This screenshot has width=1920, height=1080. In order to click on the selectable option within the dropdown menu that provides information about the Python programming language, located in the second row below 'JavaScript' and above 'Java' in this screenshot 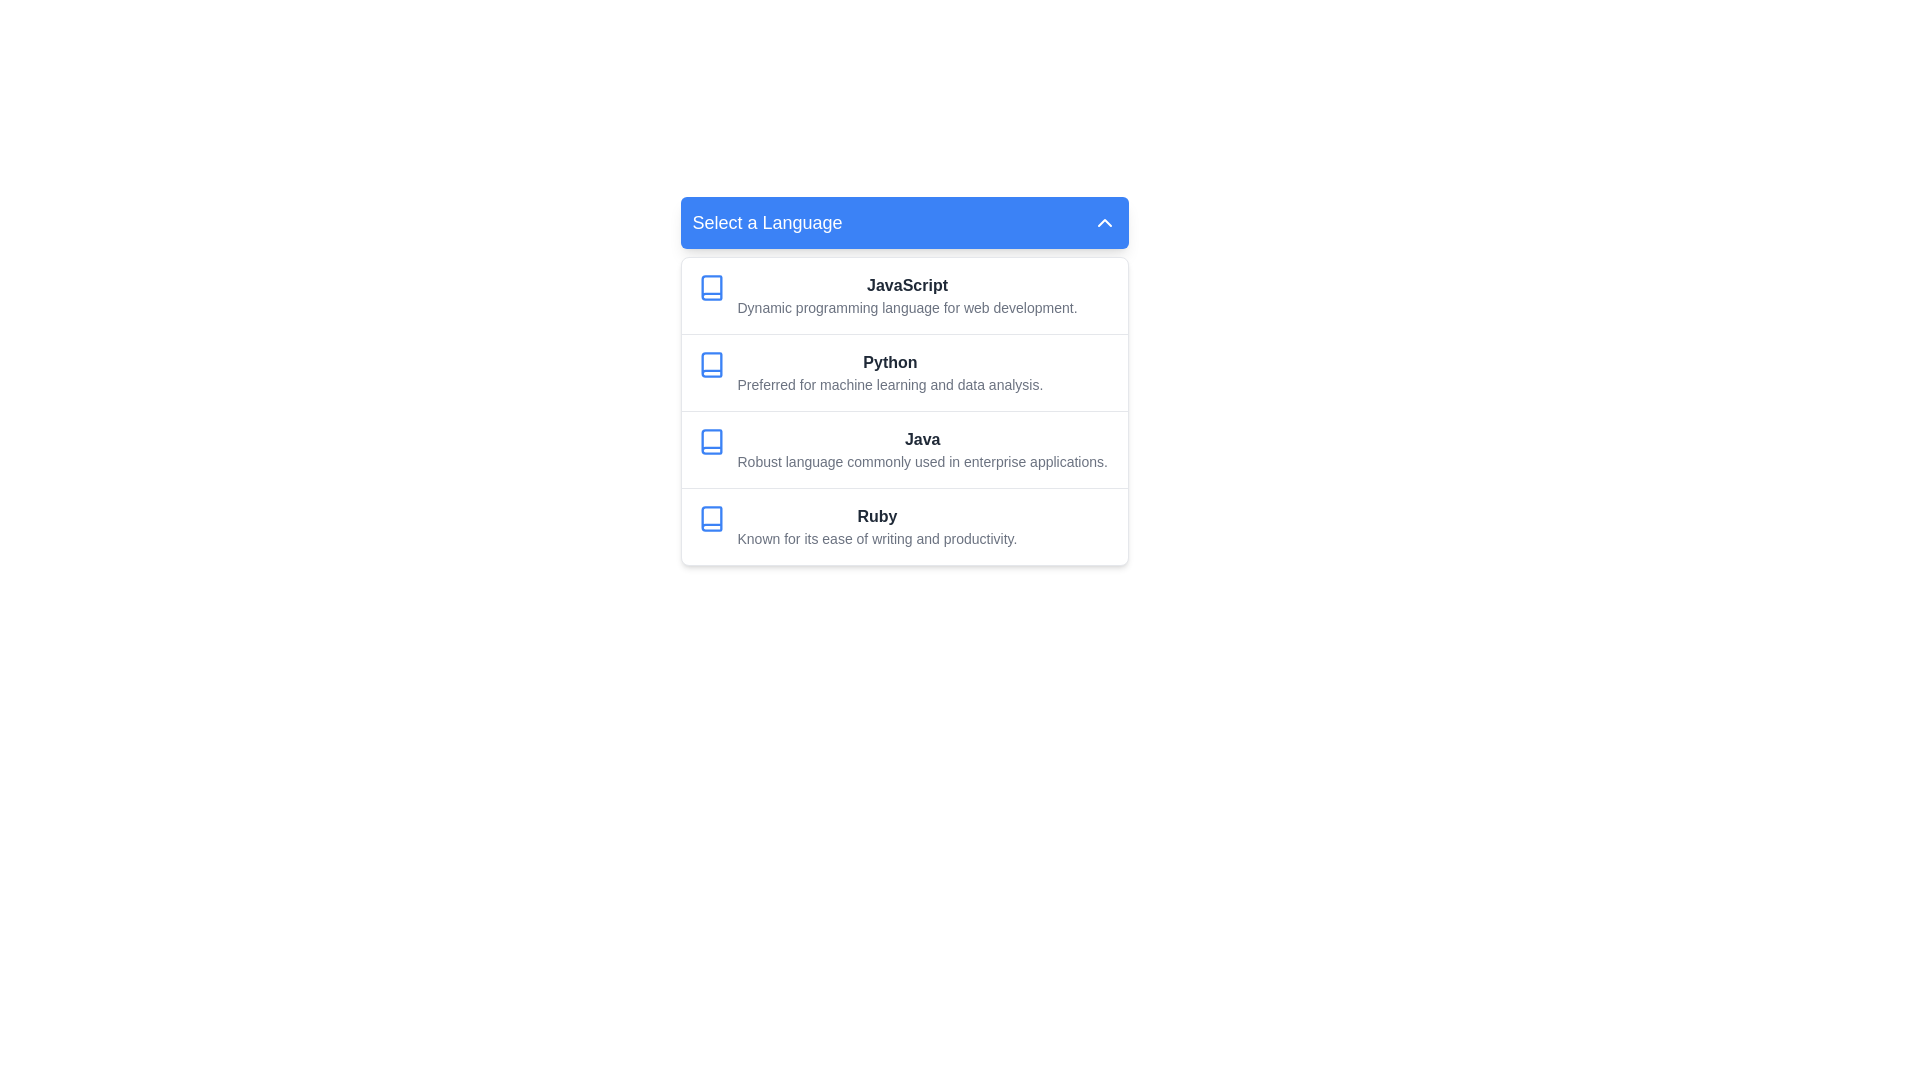, I will do `click(889, 373)`.